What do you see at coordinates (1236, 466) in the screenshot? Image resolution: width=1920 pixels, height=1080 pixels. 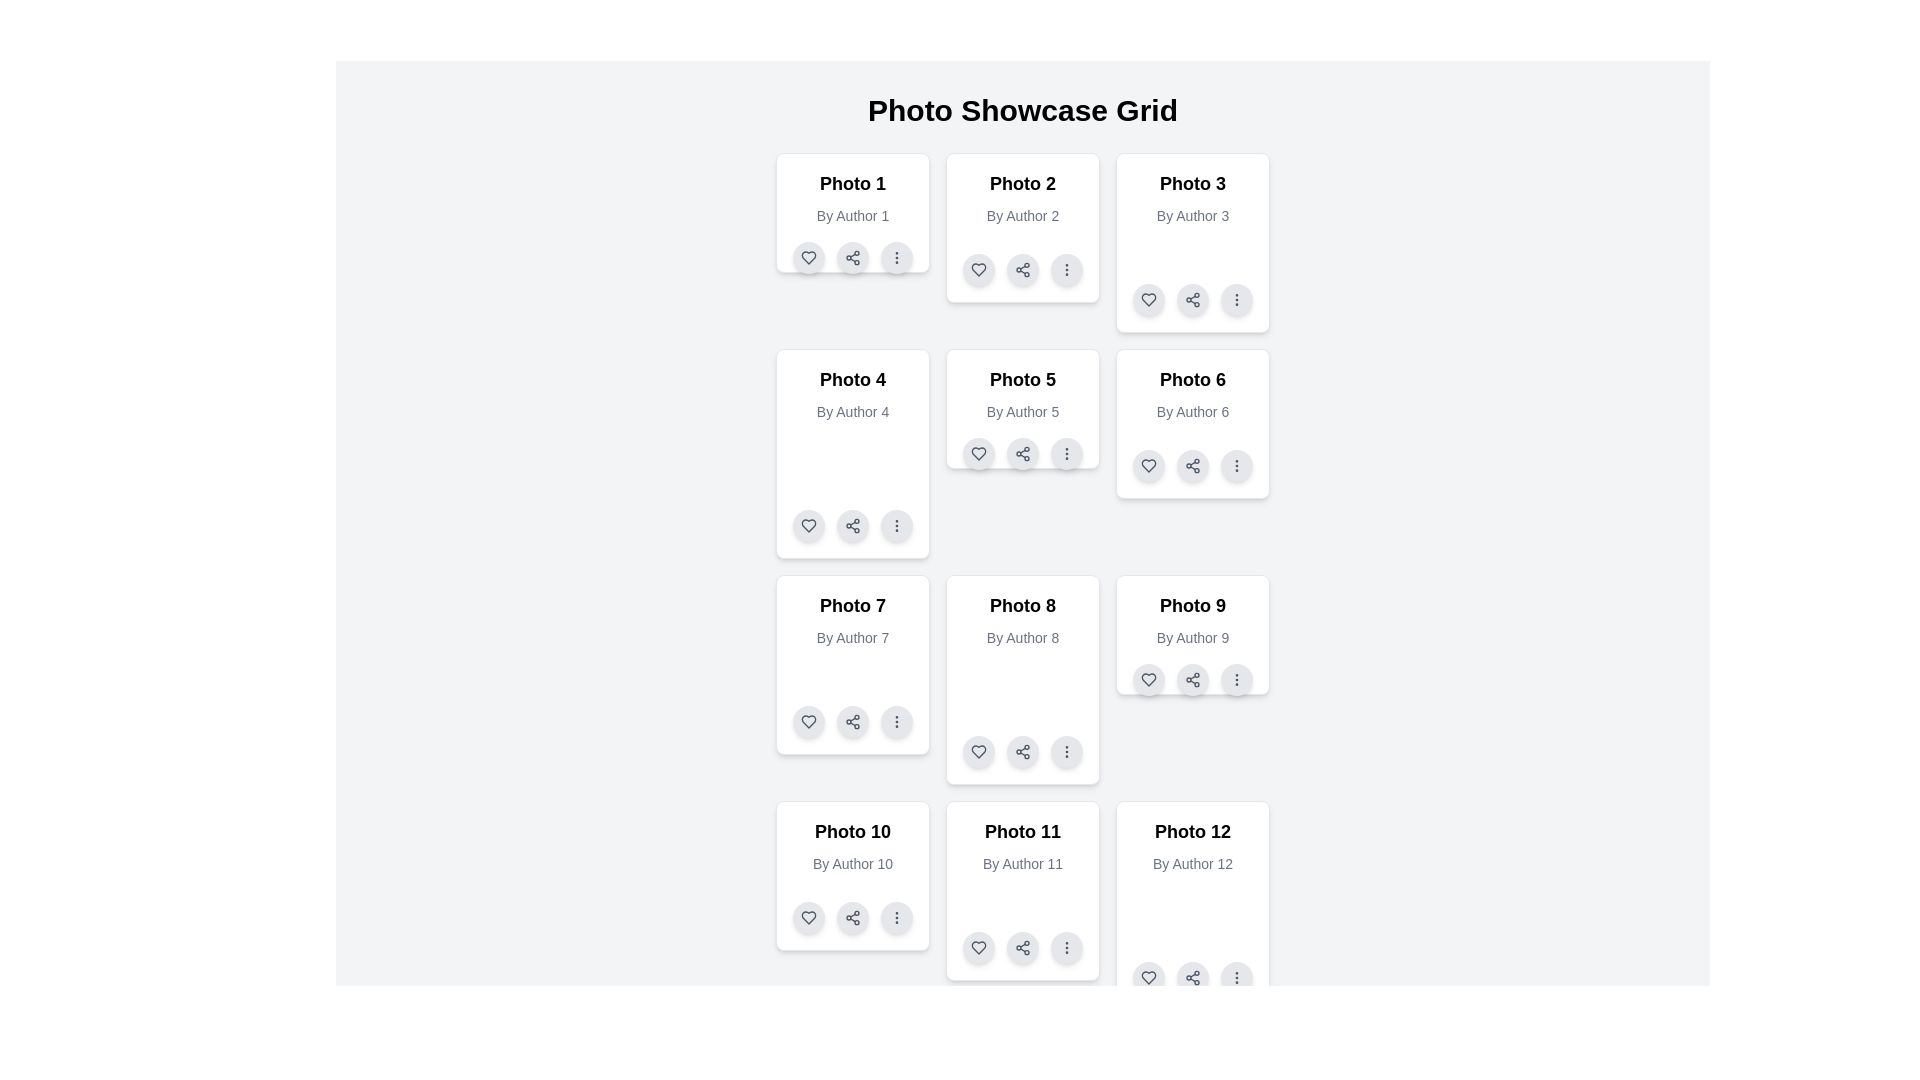 I see `the small circular gray button with an ellipsis menu icon located in the bottom-right corner of the 'Photo 6 By Author 6' card` at bounding box center [1236, 466].